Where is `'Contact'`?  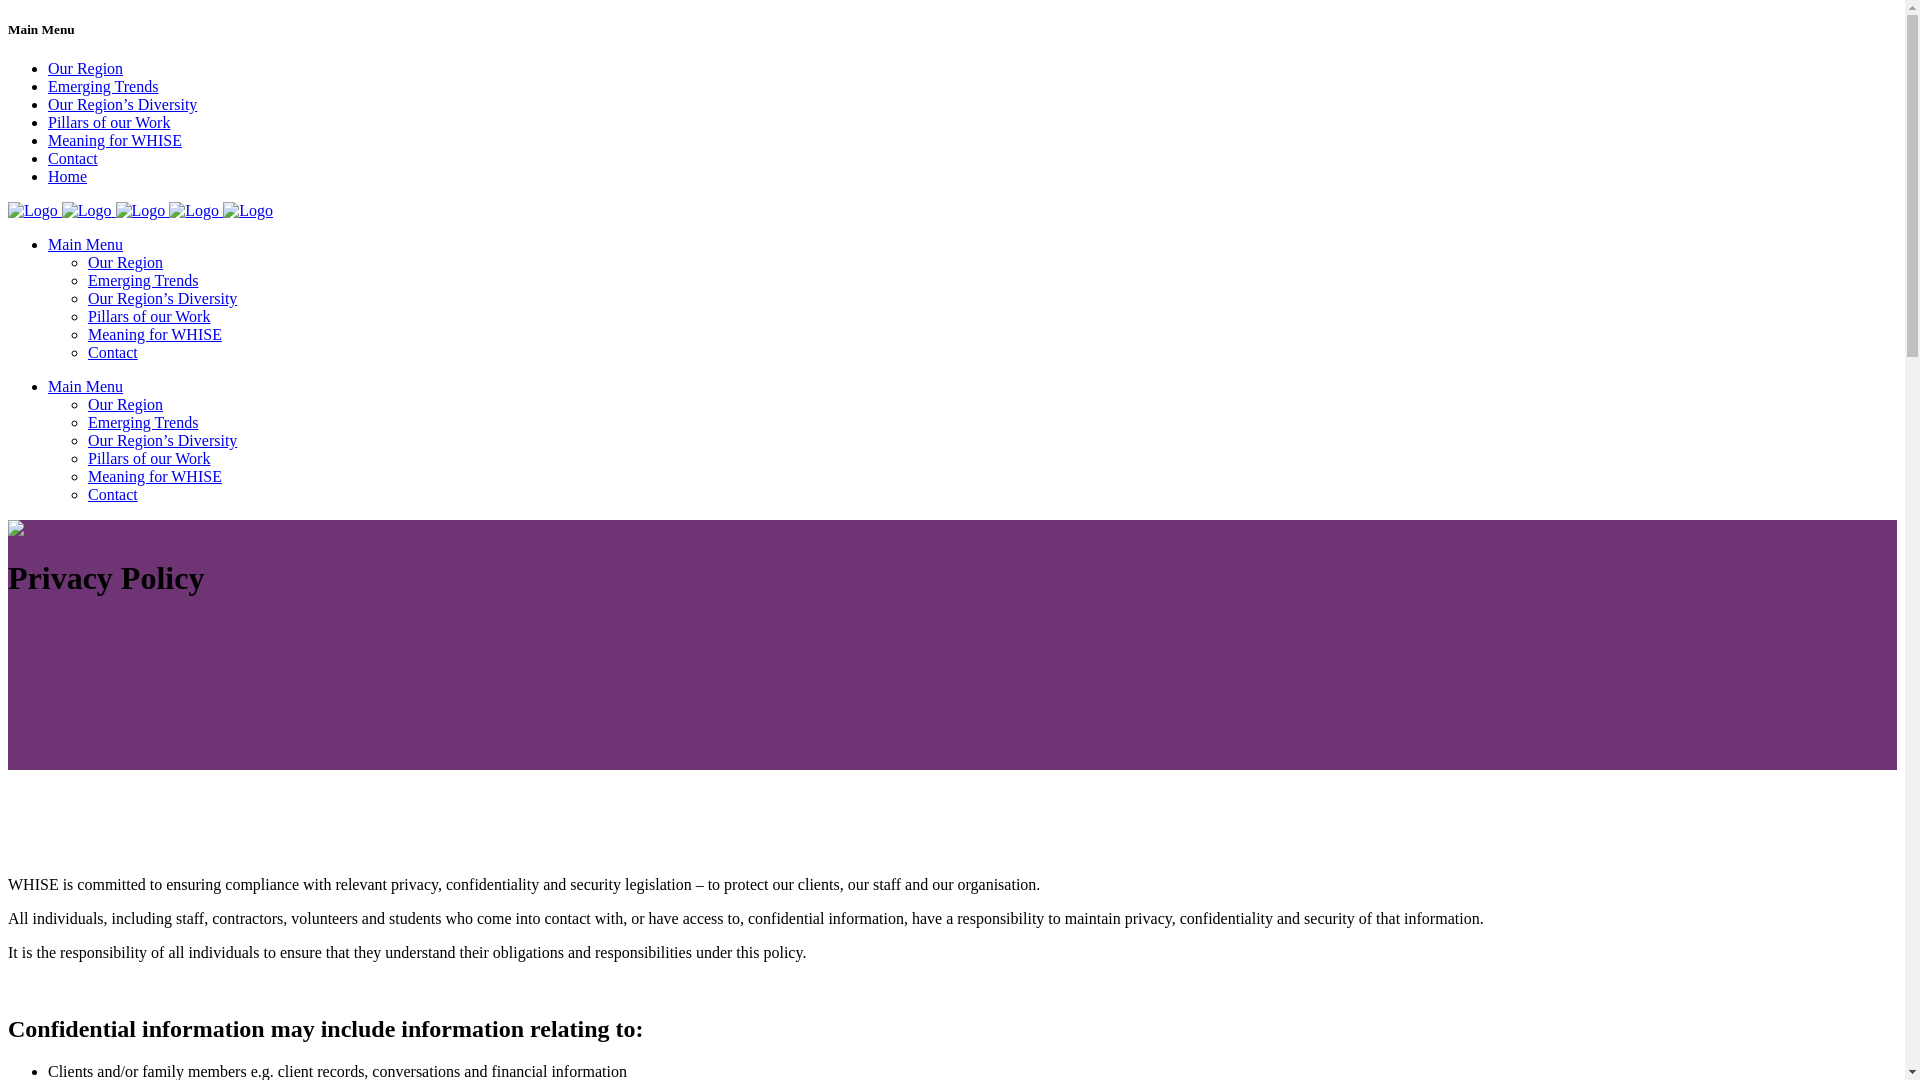
'Contact' is located at coordinates (86, 494).